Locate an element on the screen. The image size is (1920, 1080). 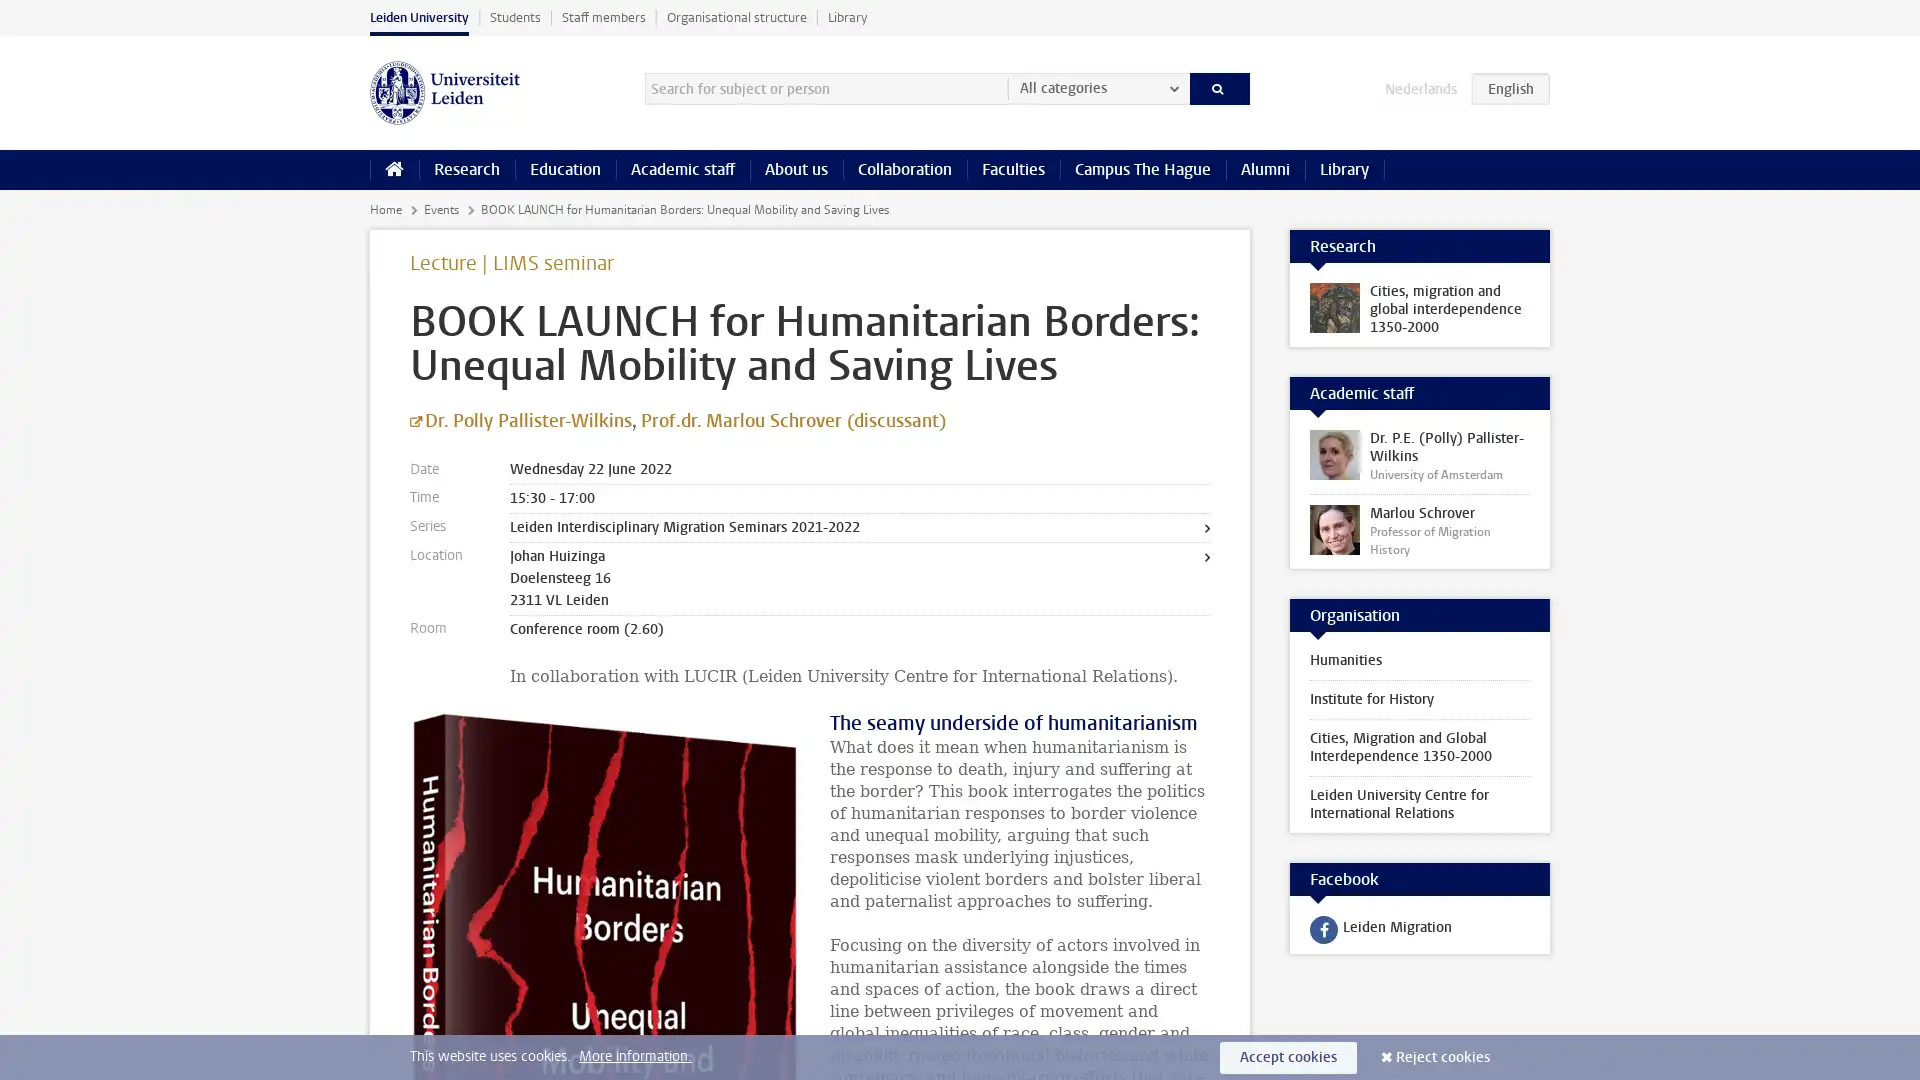
Reject cookies is located at coordinates (1443, 1056).